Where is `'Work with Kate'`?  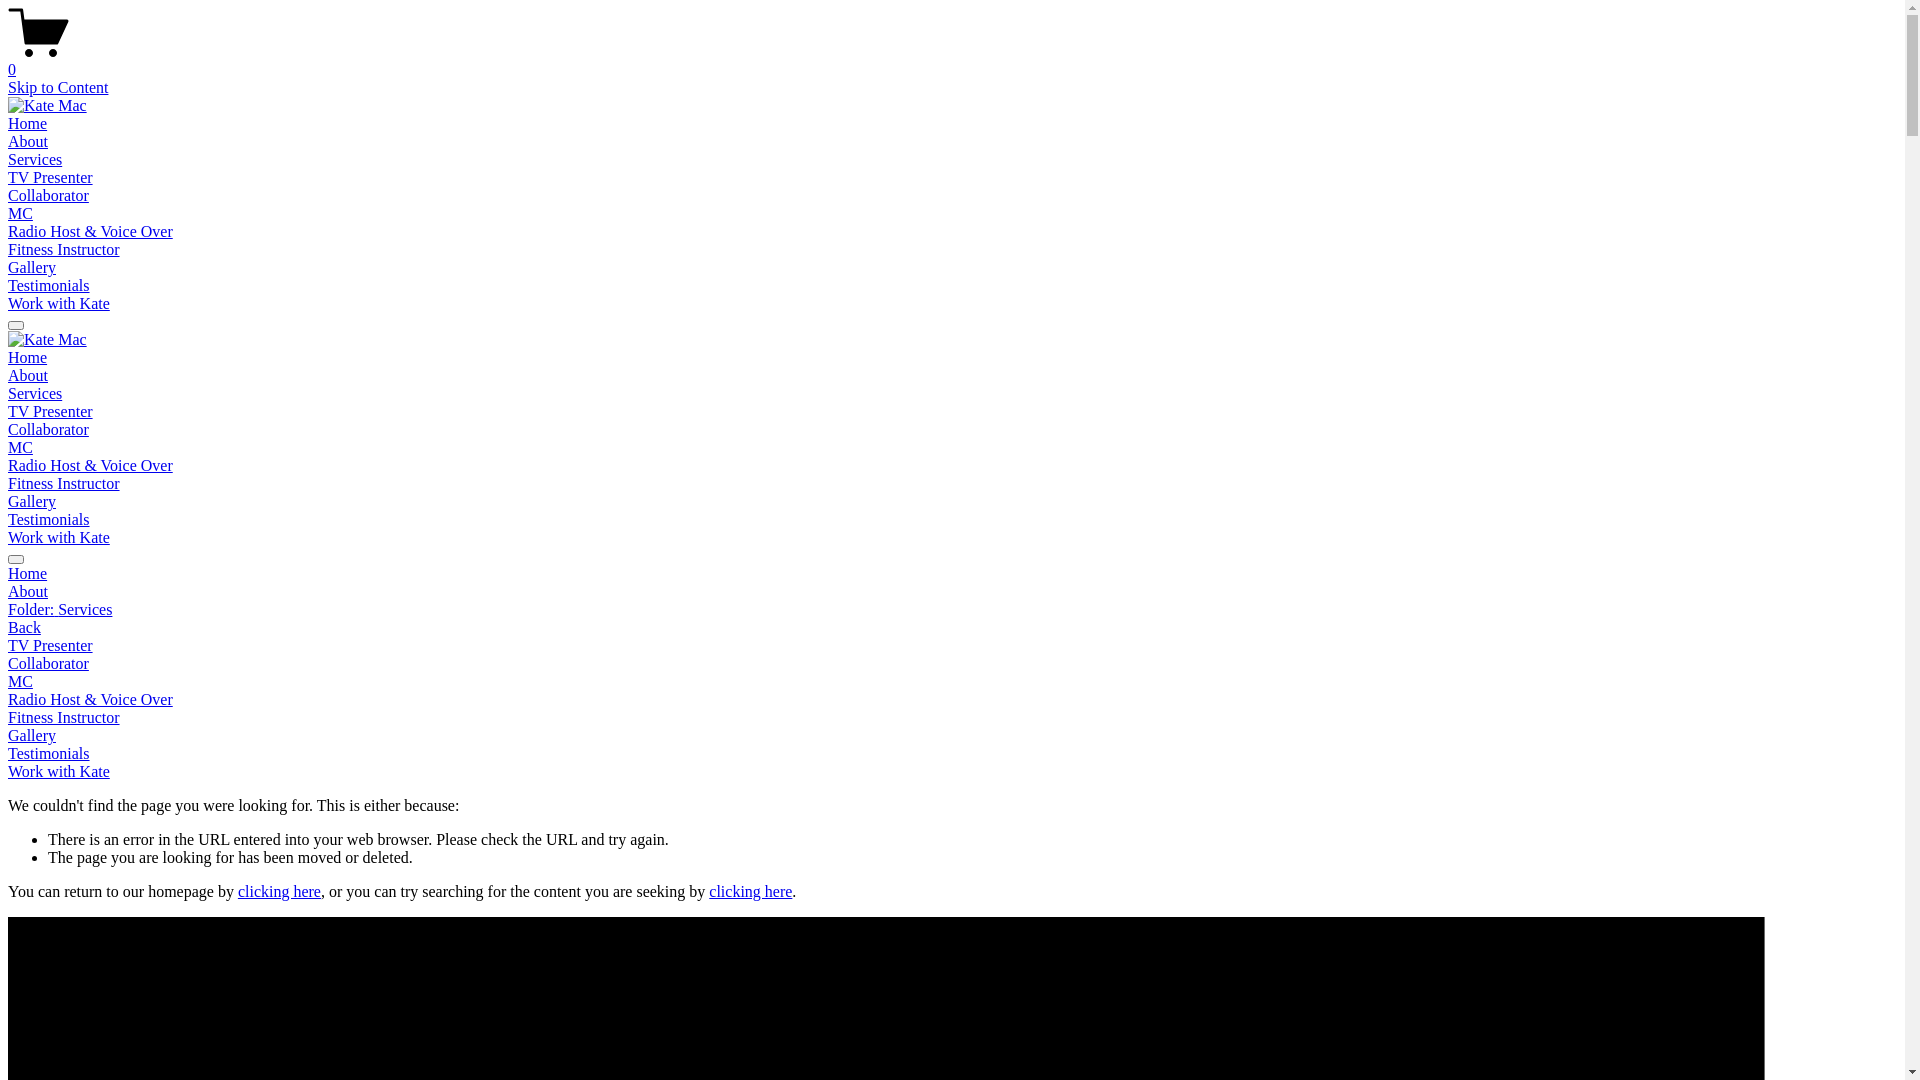 'Work with Kate' is located at coordinates (8, 770).